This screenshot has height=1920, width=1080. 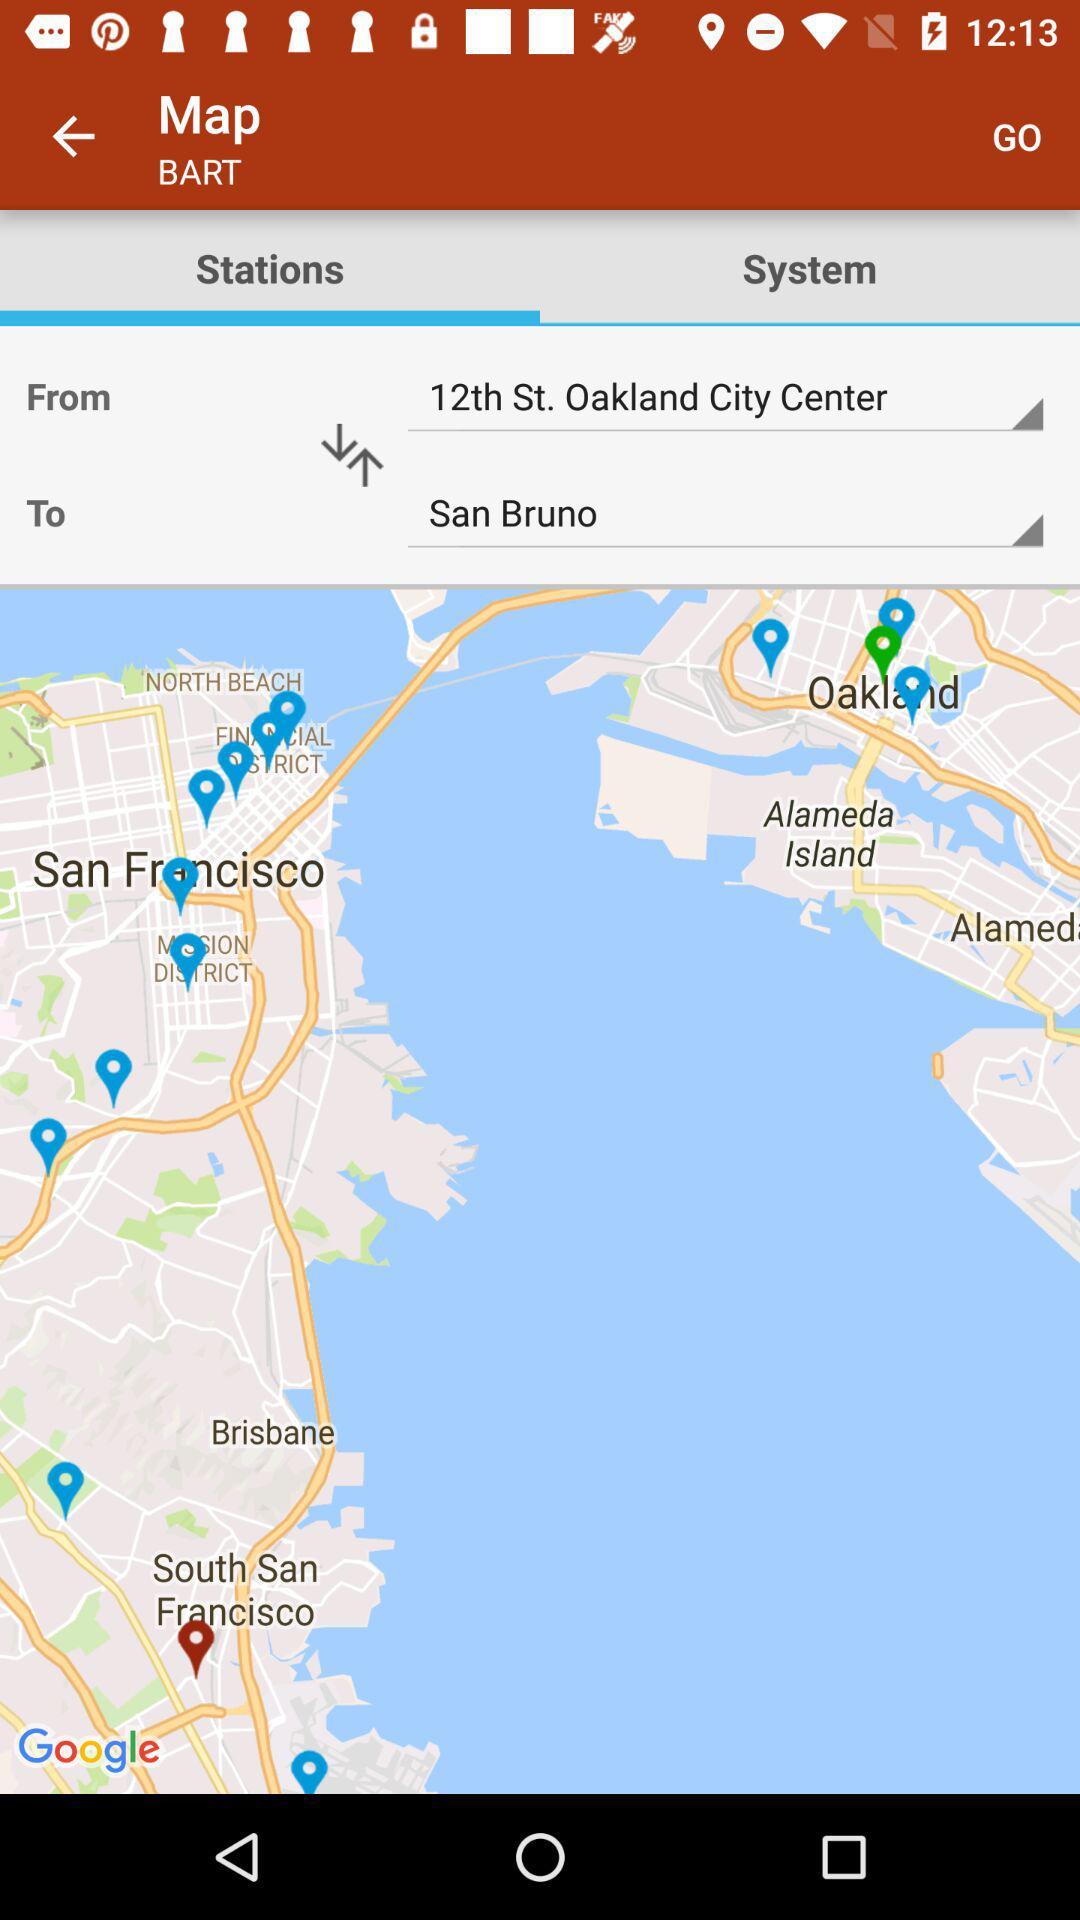 I want to click on item below go icon, so click(x=810, y=267).